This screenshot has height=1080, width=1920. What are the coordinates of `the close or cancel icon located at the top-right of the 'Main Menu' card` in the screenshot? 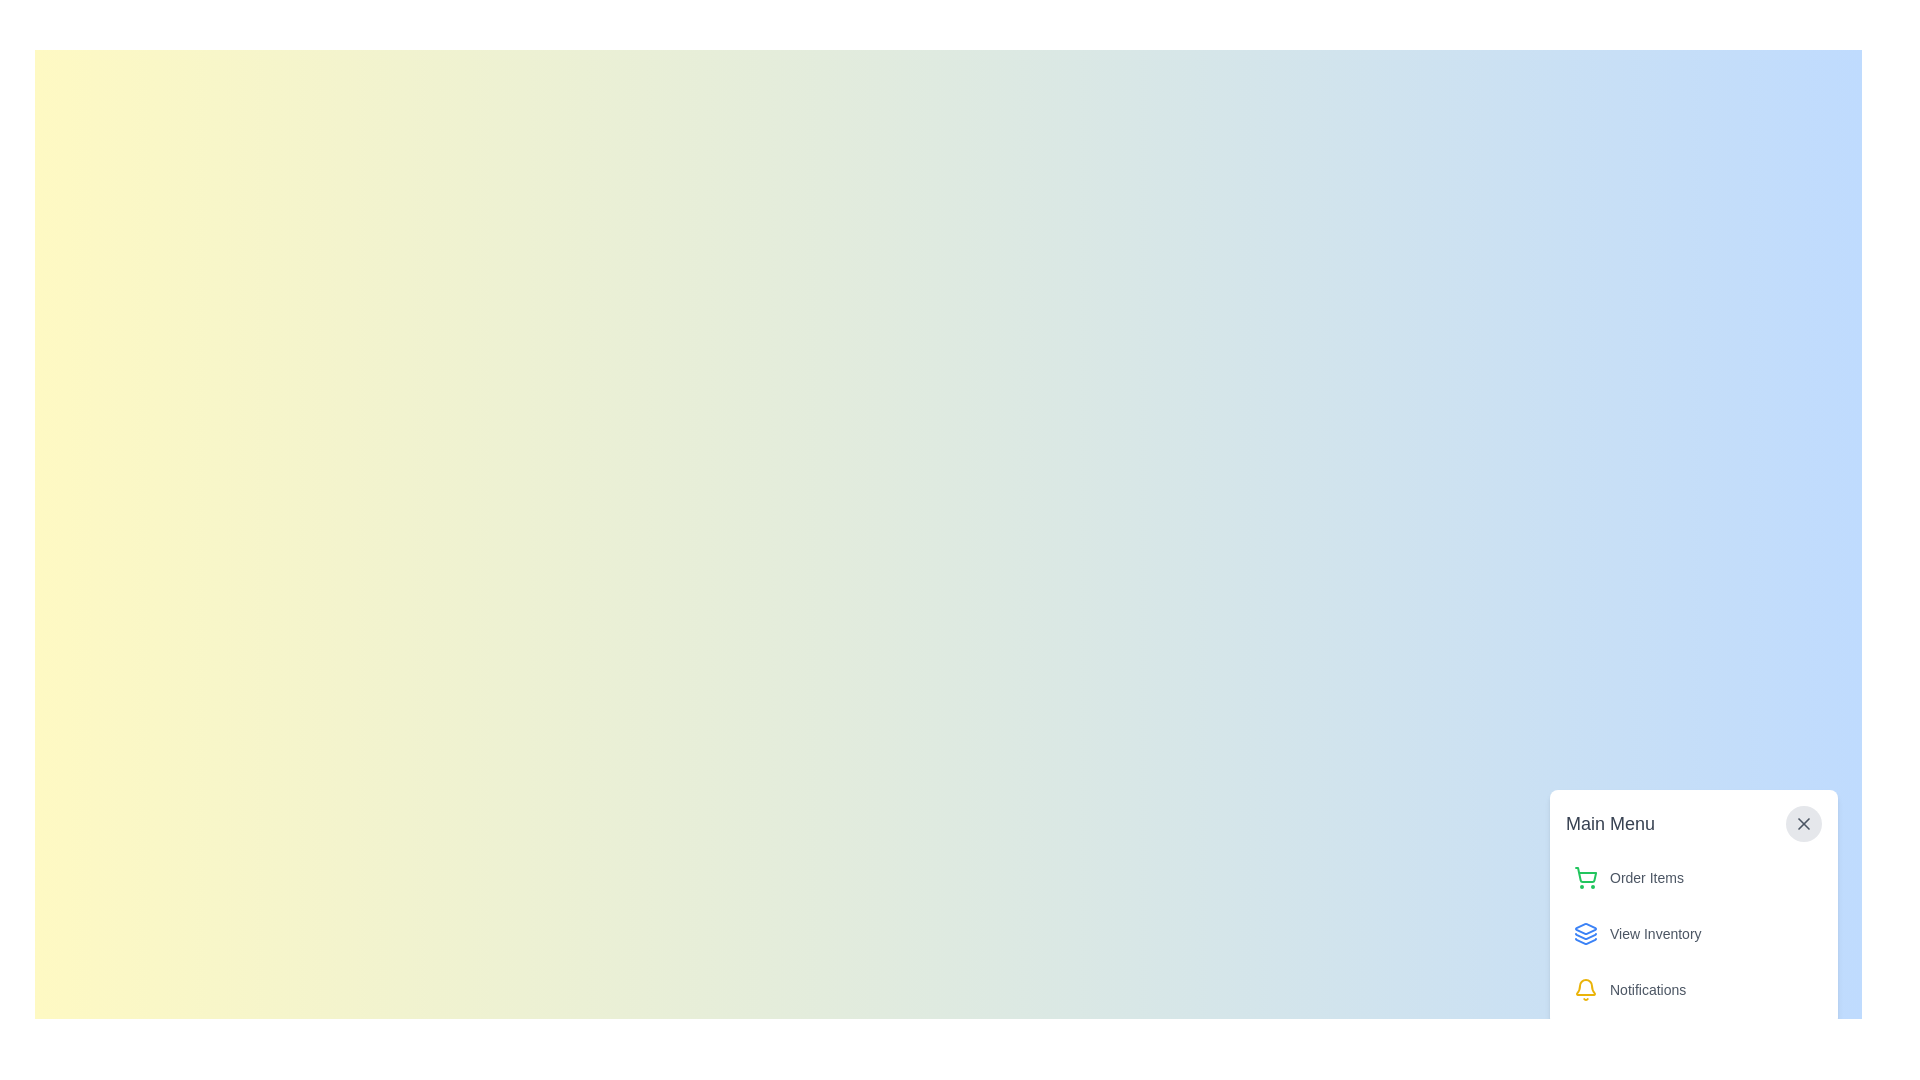 It's located at (1804, 824).